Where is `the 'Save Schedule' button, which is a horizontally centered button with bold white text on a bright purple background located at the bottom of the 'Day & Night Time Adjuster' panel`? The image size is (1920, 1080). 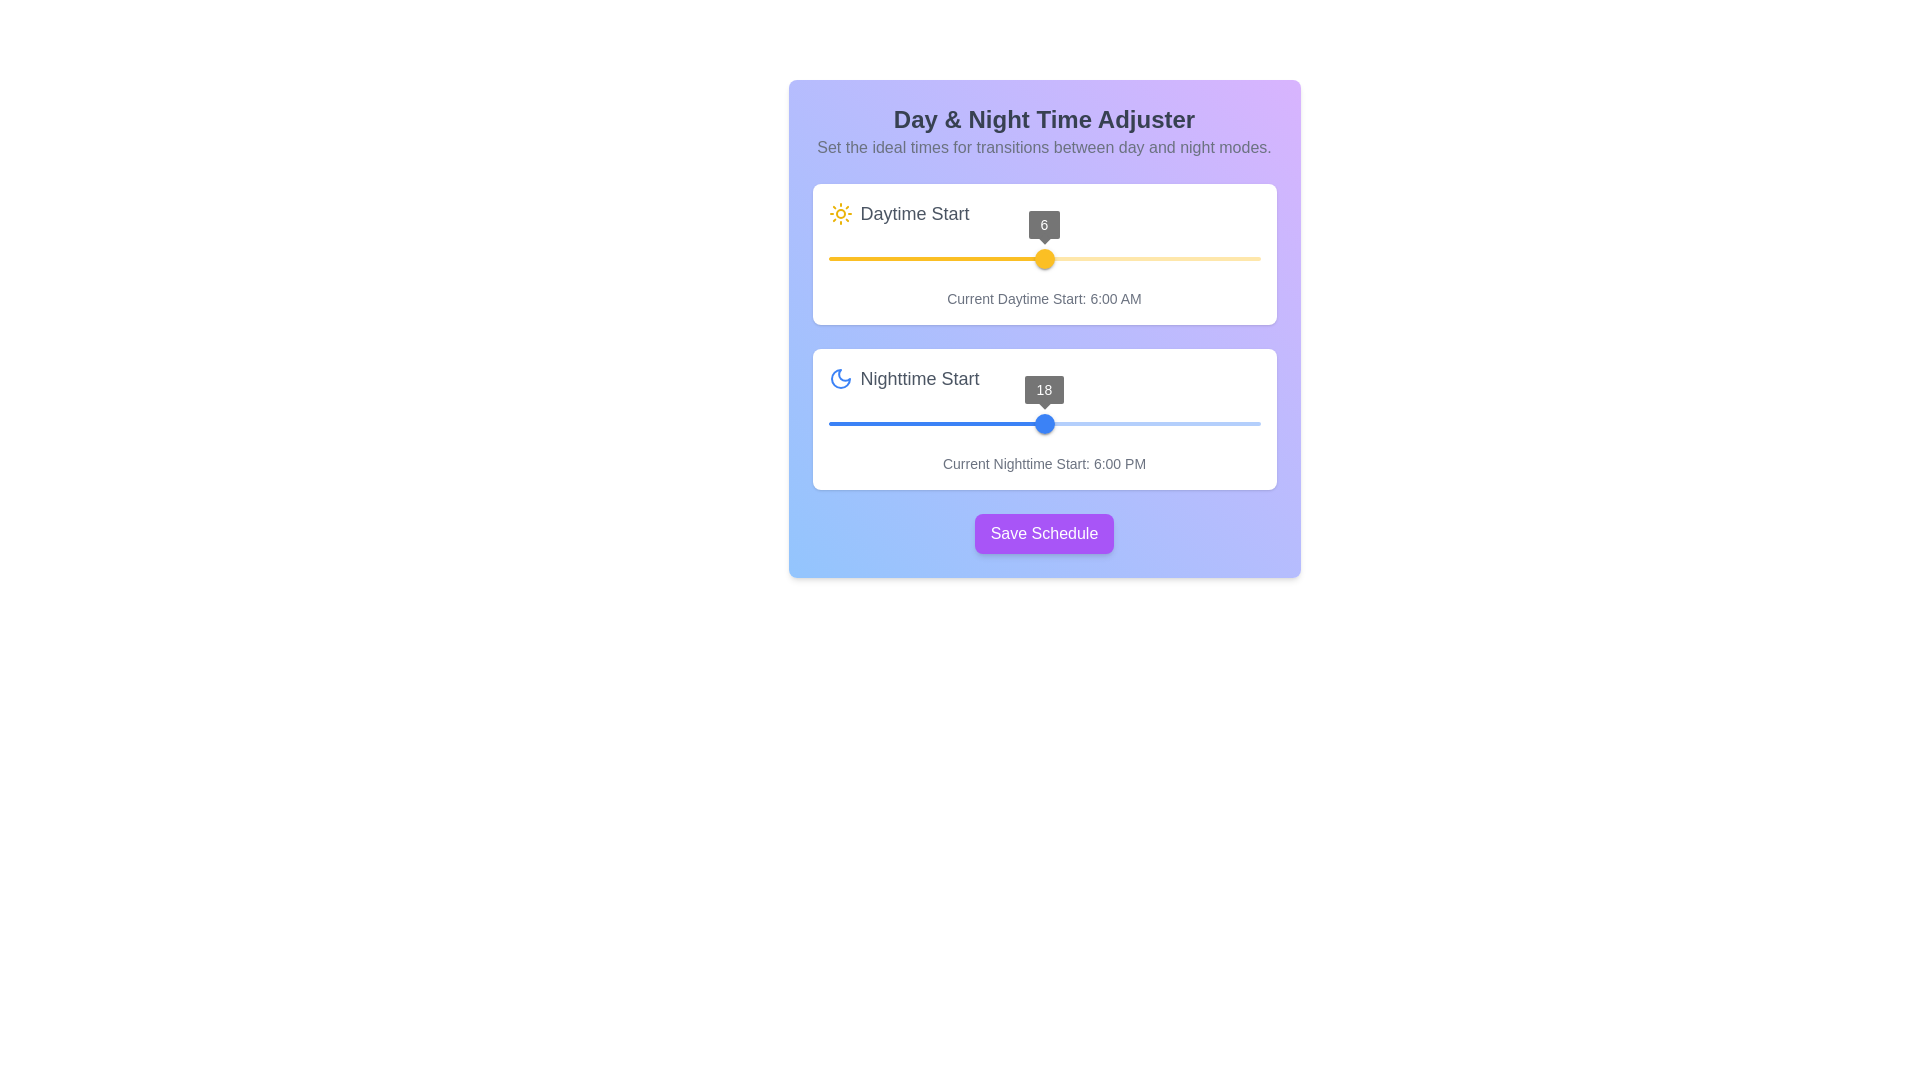
the 'Save Schedule' button, which is a horizontally centered button with bold white text on a bright purple background located at the bottom of the 'Day & Night Time Adjuster' panel is located at coordinates (1043, 532).